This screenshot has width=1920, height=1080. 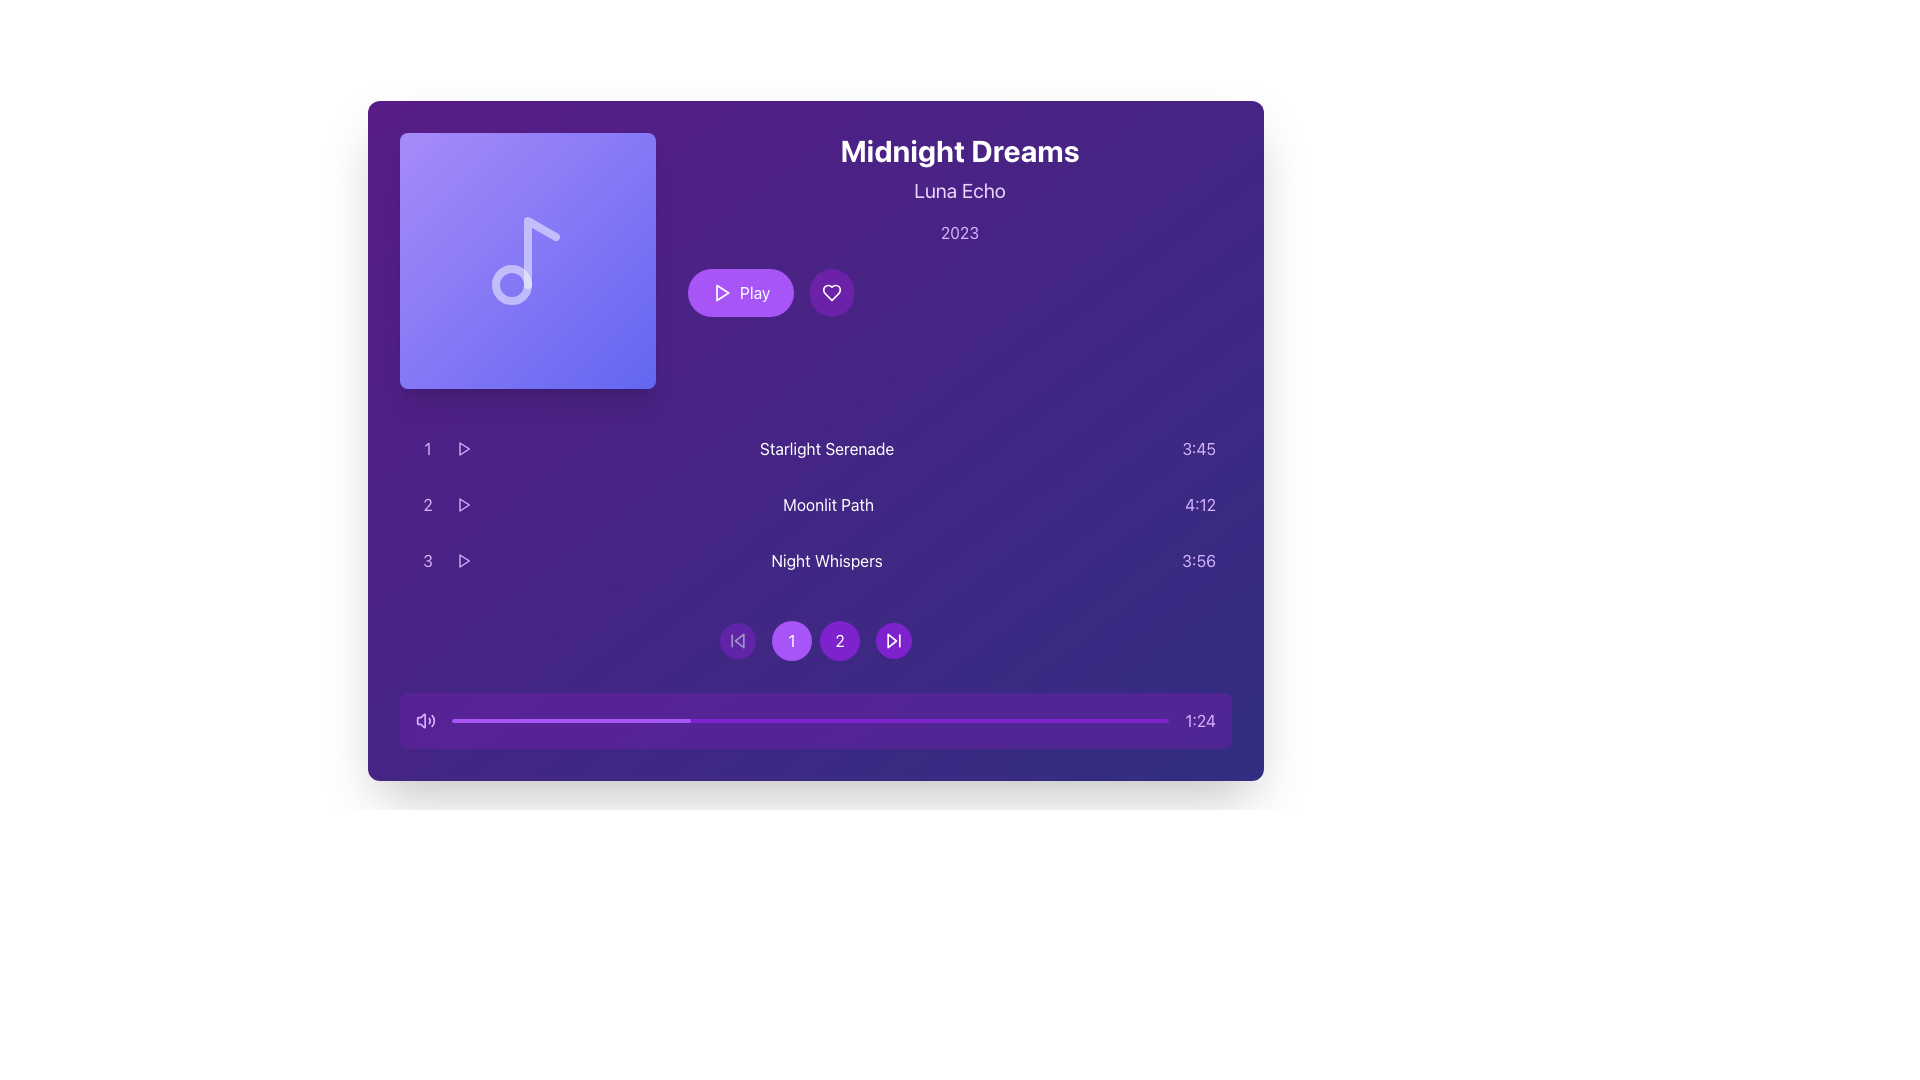 What do you see at coordinates (537, 721) in the screenshot?
I see `playback position` at bounding box center [537, 721].